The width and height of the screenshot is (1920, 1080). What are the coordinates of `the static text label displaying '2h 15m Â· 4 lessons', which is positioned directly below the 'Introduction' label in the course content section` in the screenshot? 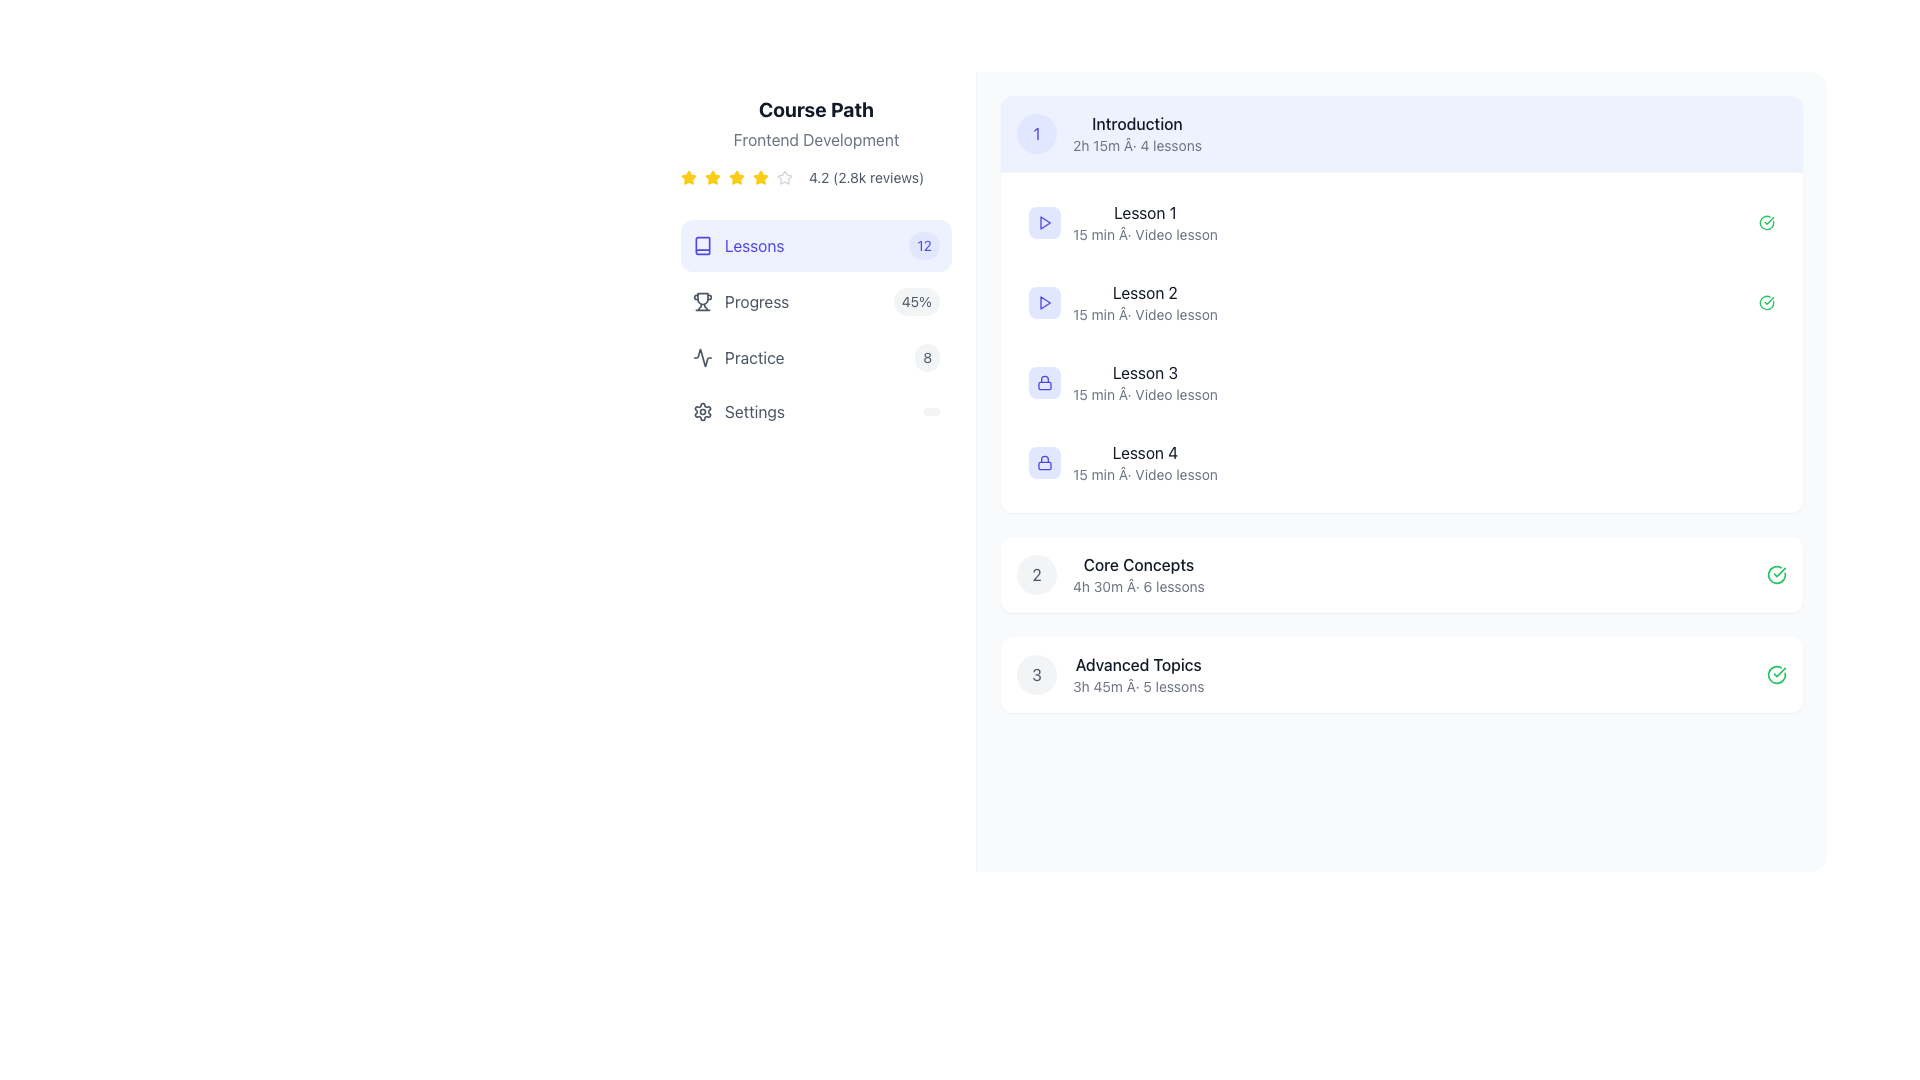 It's located at (1137, 145).